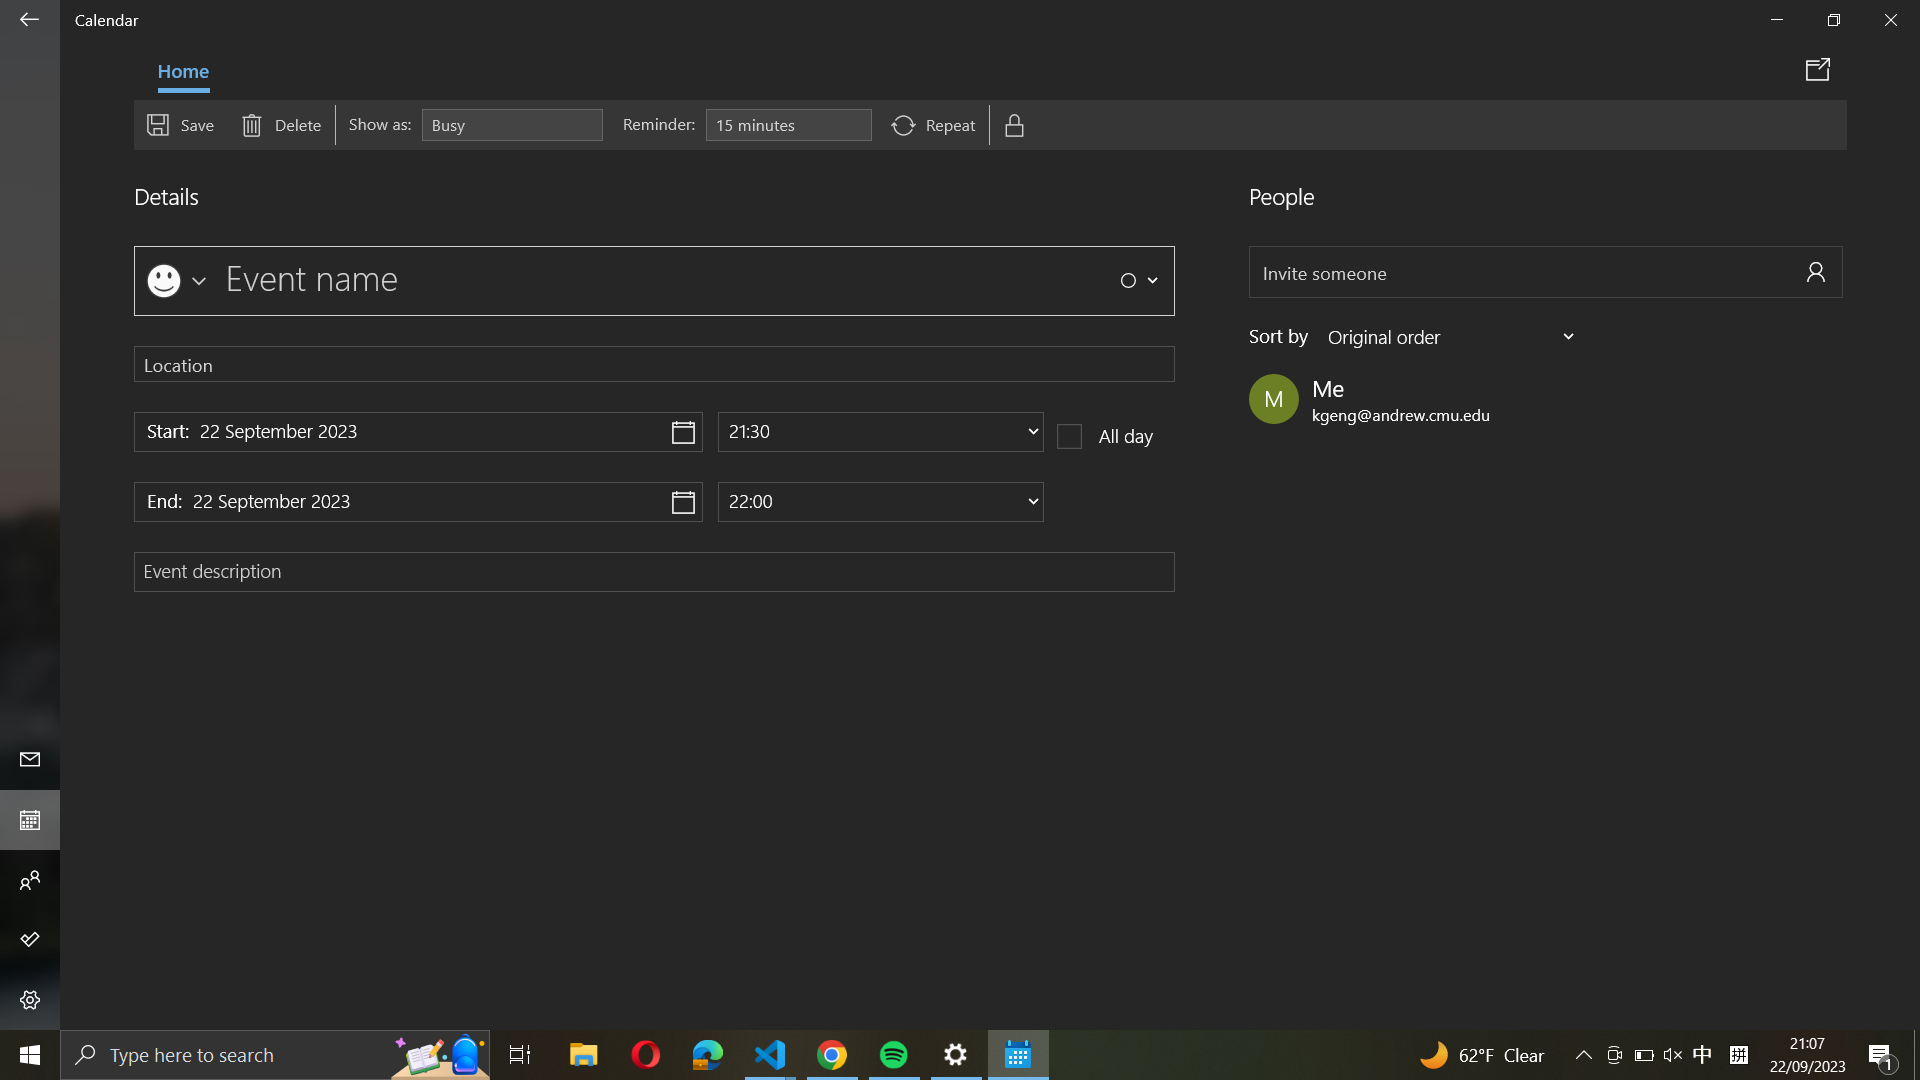 Image resolution: width=1920 pixels, height=1080 pixels. I want to click on the option to finalize event date, so click(416, 499).